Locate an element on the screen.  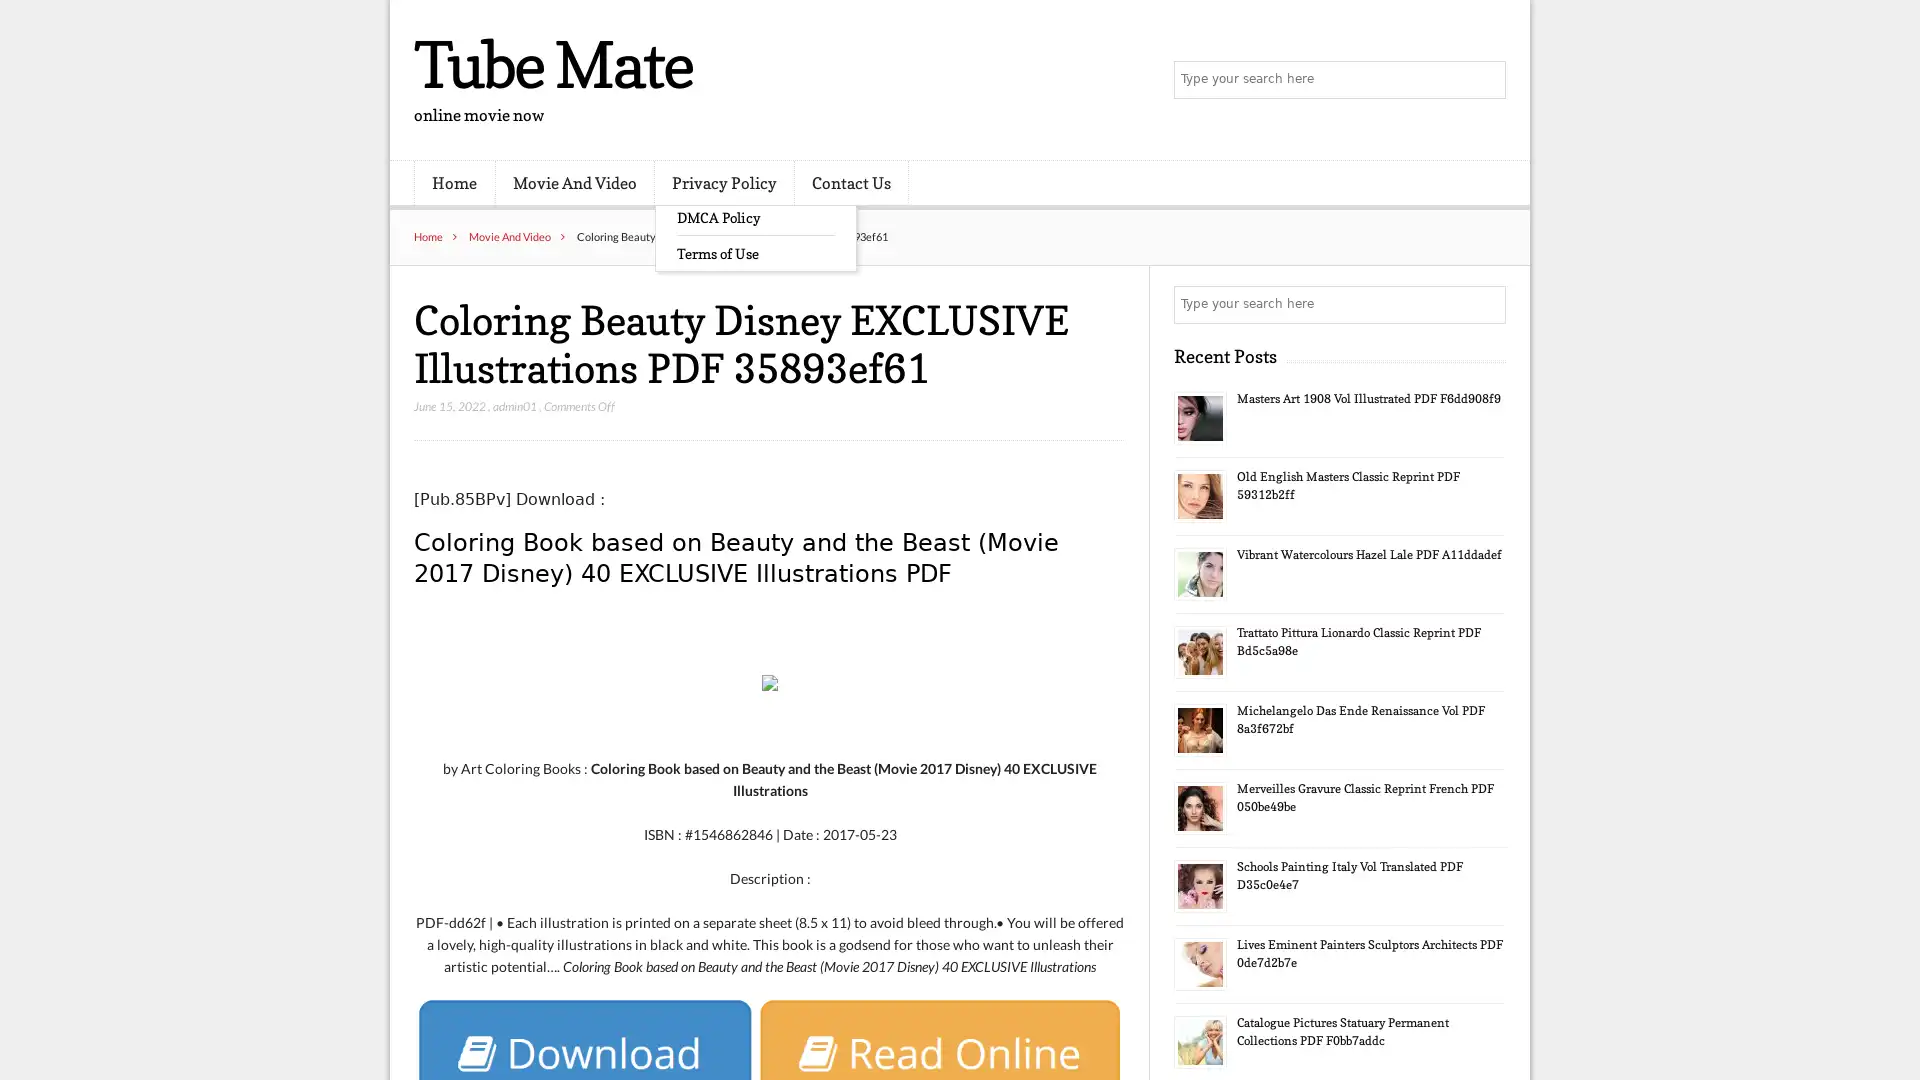
Search is located at coordinates (1485, 80).